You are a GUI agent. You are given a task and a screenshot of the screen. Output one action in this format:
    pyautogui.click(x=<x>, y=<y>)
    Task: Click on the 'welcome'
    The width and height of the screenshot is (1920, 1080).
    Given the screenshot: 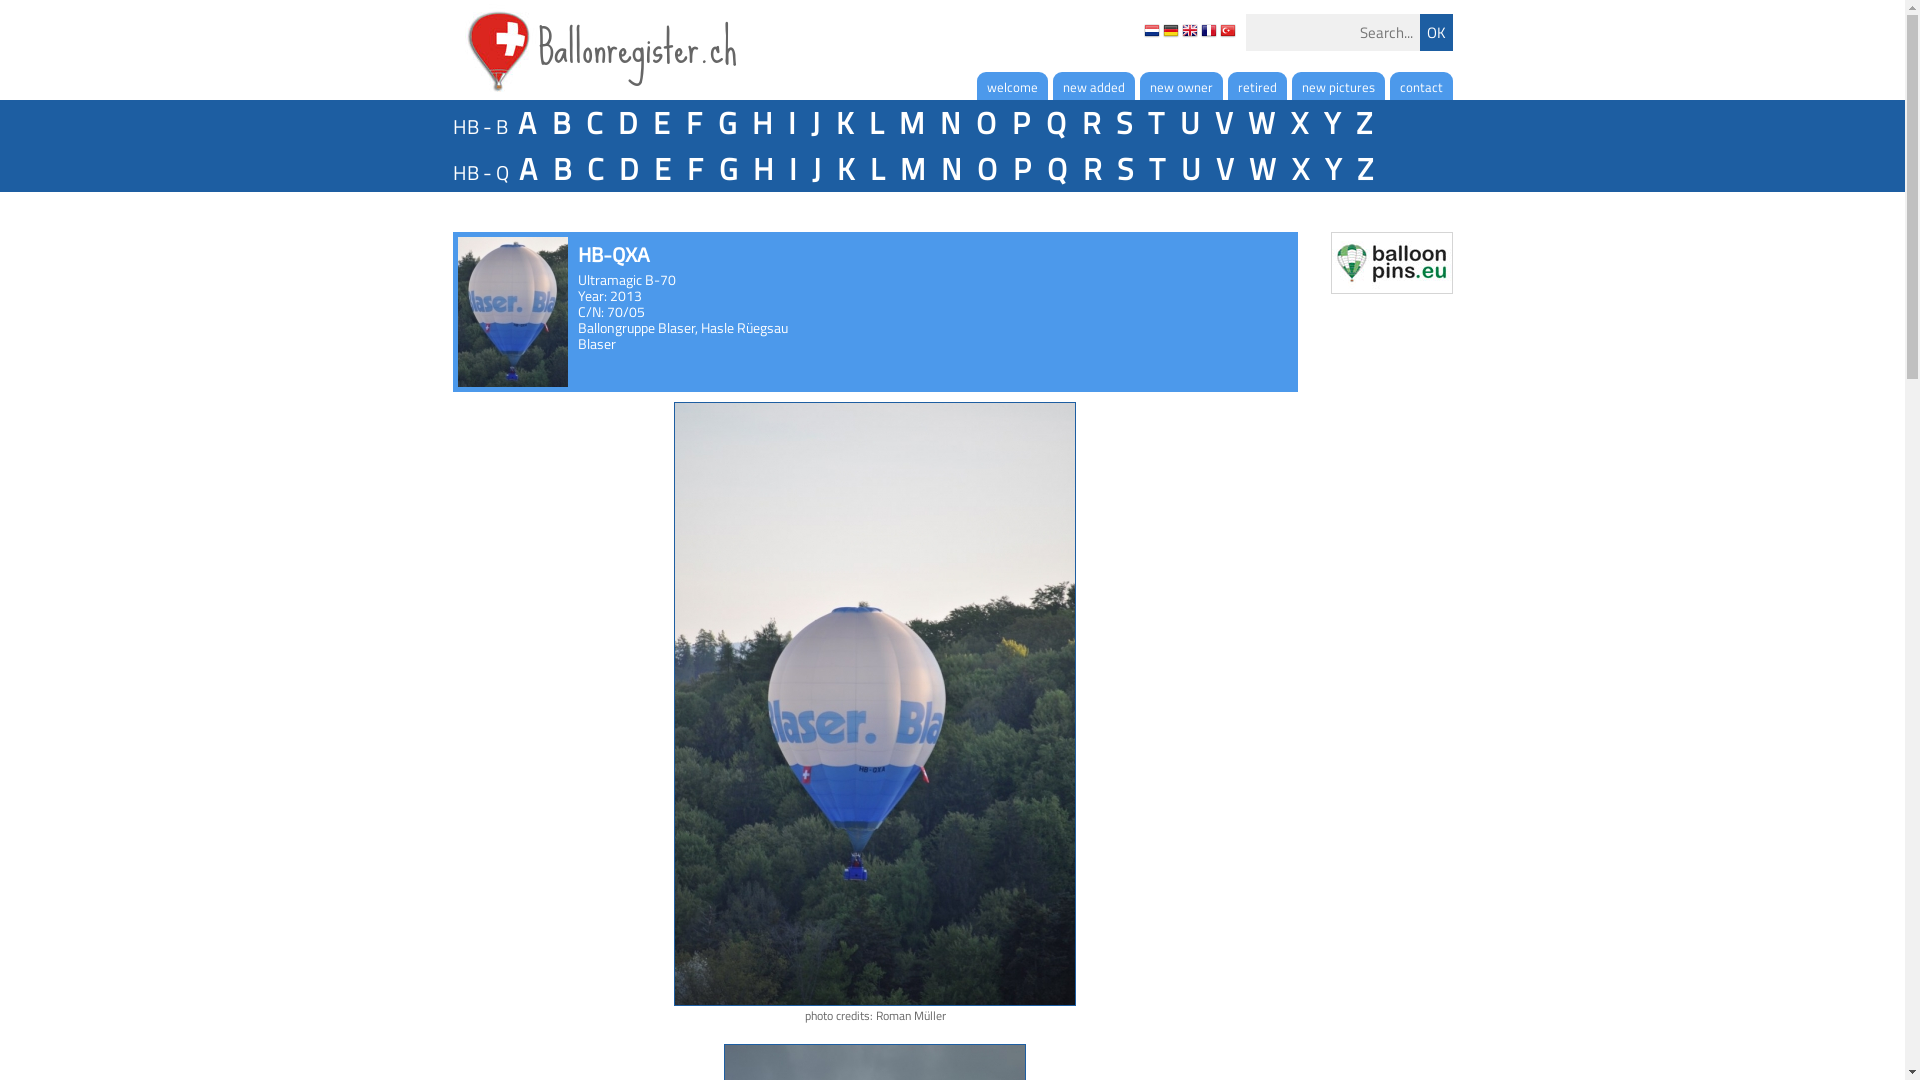 What is the action you would take?
    pyautogui.click(x=1011, y=84)
    